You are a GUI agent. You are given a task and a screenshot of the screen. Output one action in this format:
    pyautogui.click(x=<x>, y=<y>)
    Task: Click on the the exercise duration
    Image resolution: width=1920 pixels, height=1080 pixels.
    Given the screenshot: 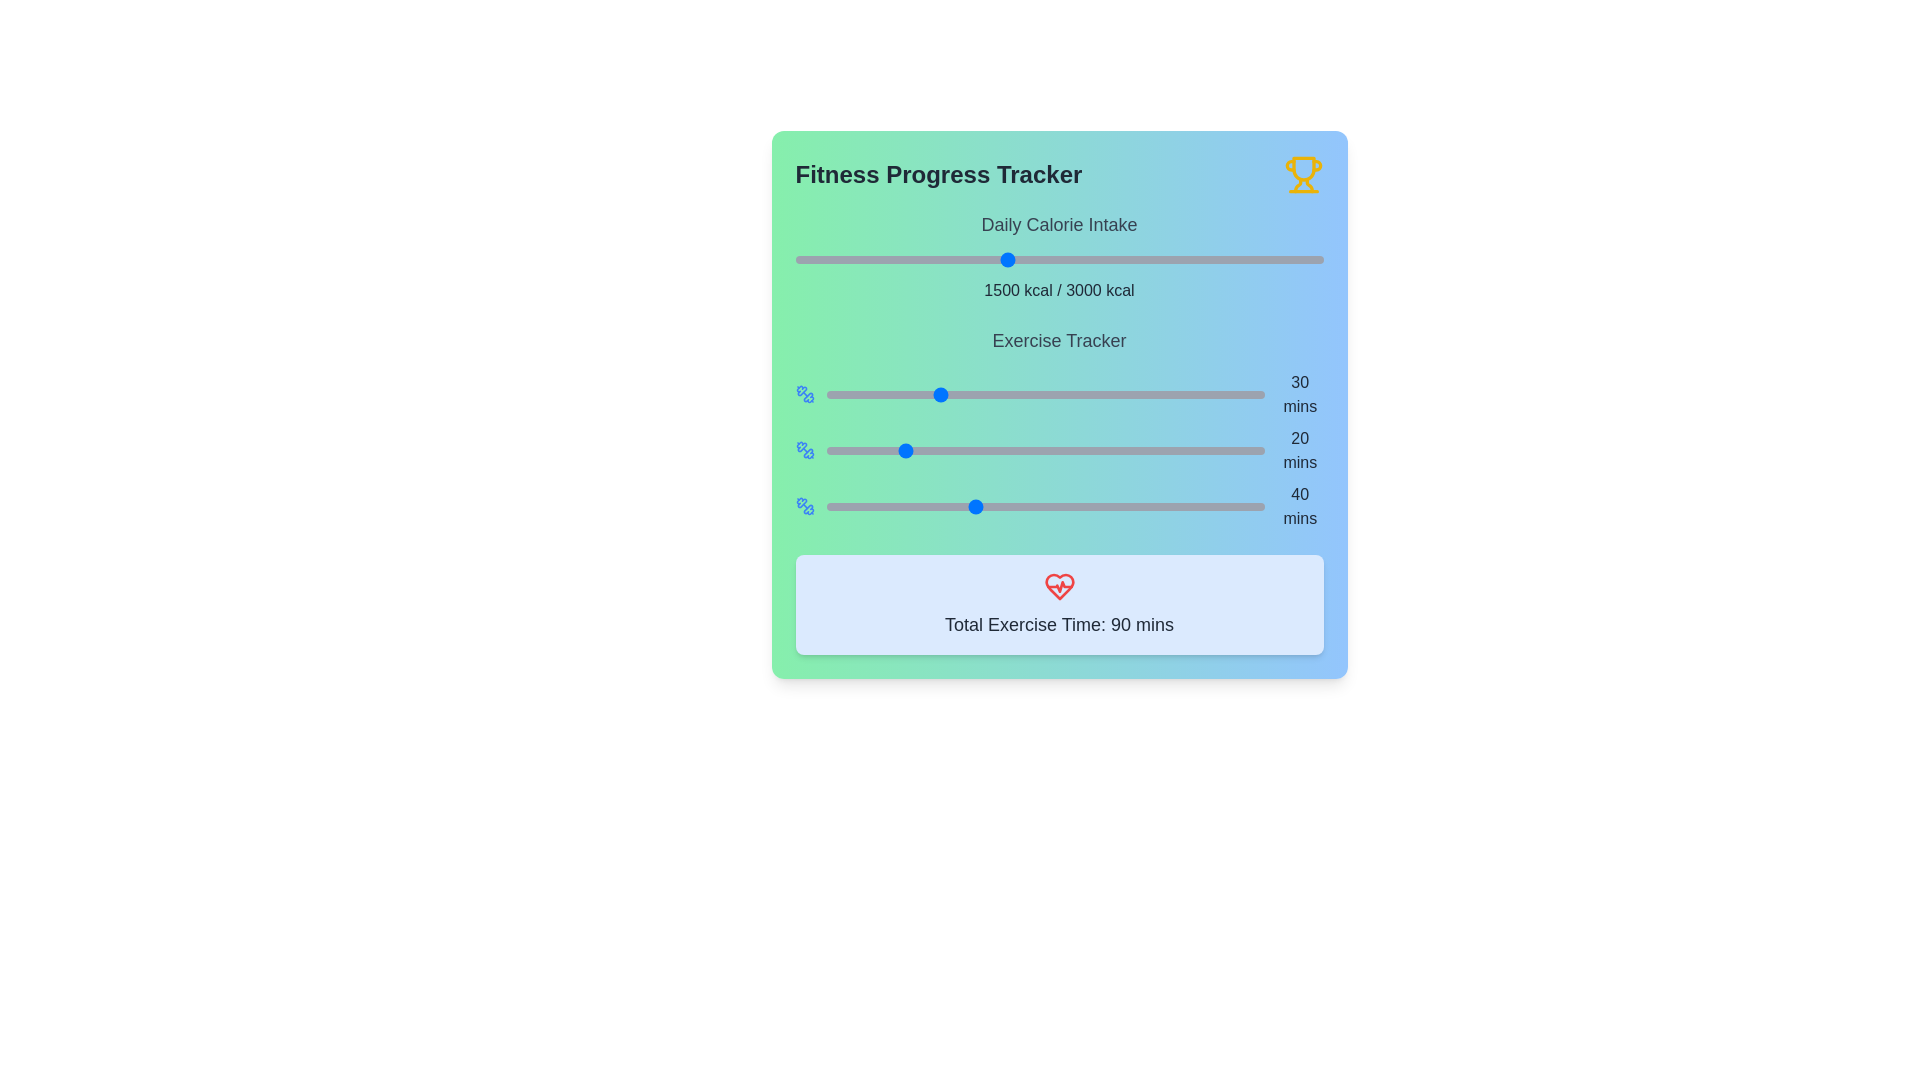 What is the action you would take?
    pyautogui.click(x=1181, y=505)
    